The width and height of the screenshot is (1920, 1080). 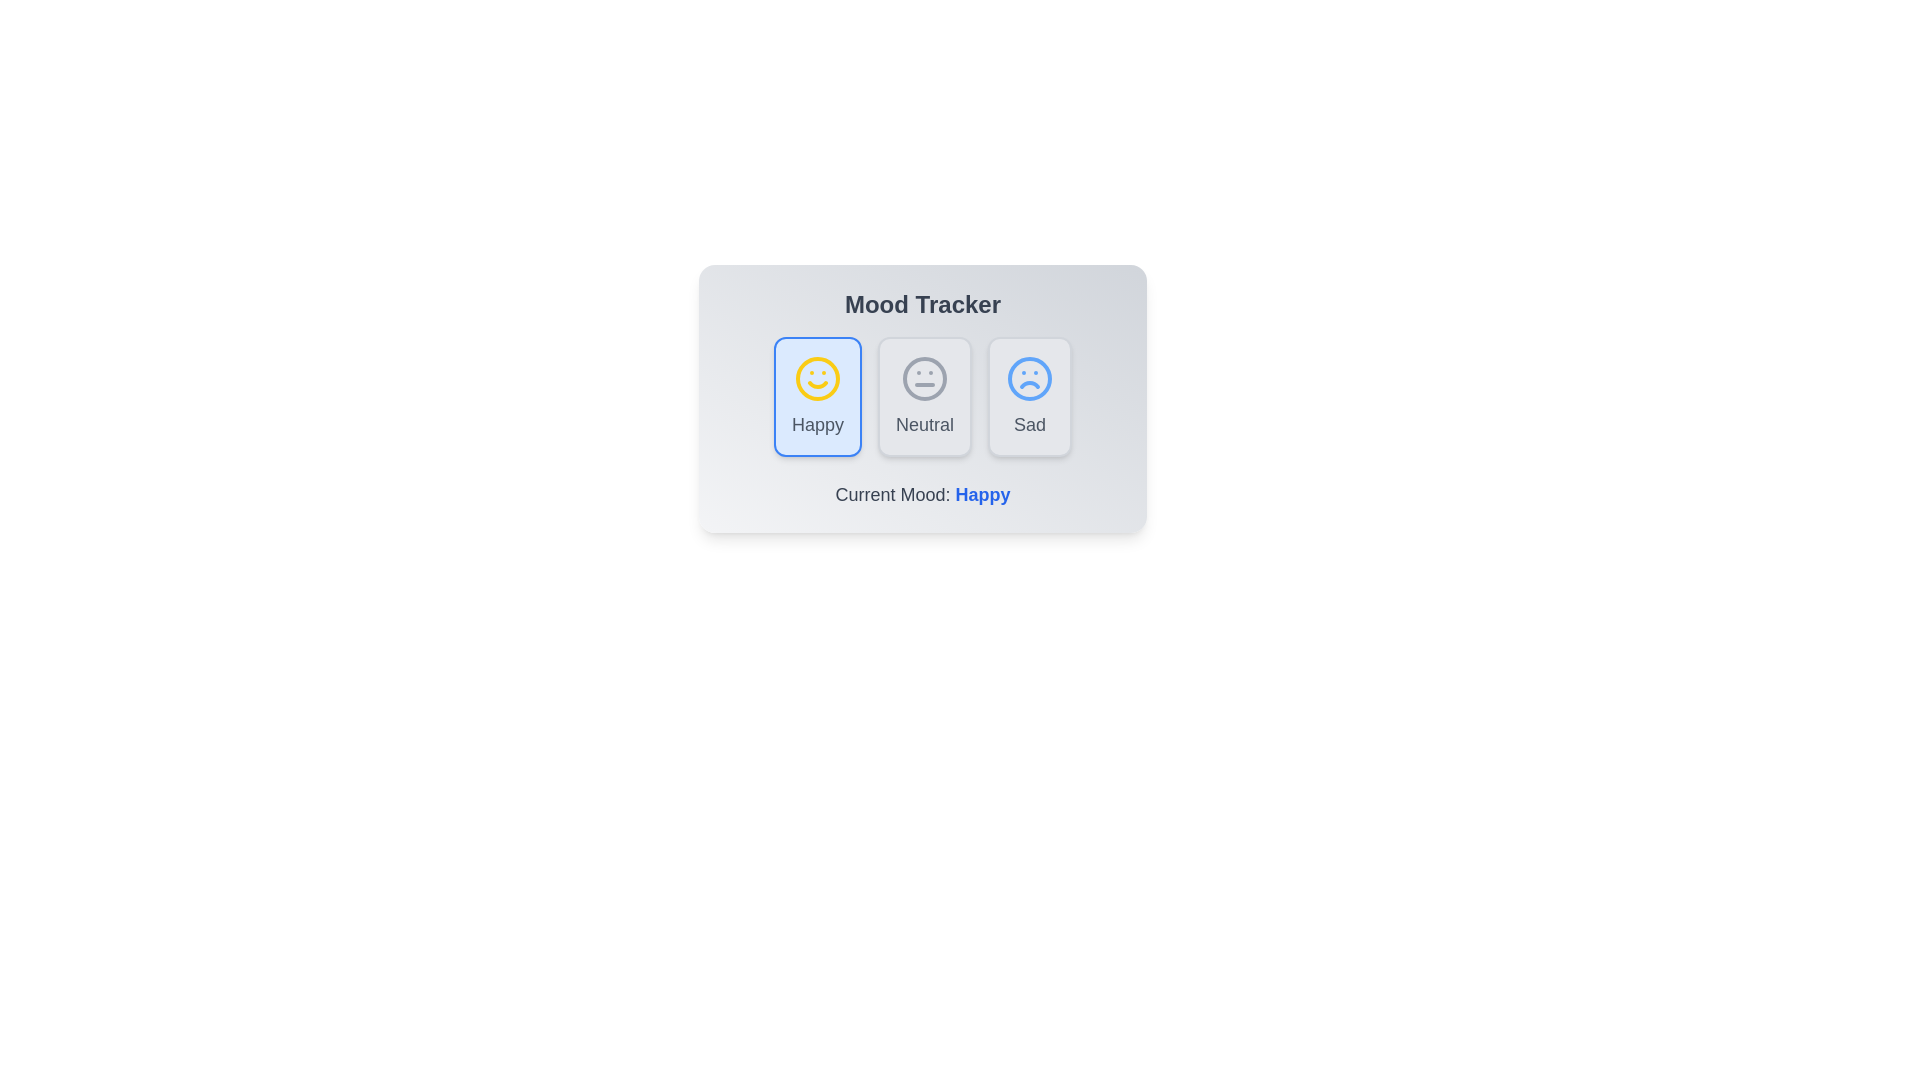 I want to click on the mood button labeled Sad, so click(x=1030, y=397).